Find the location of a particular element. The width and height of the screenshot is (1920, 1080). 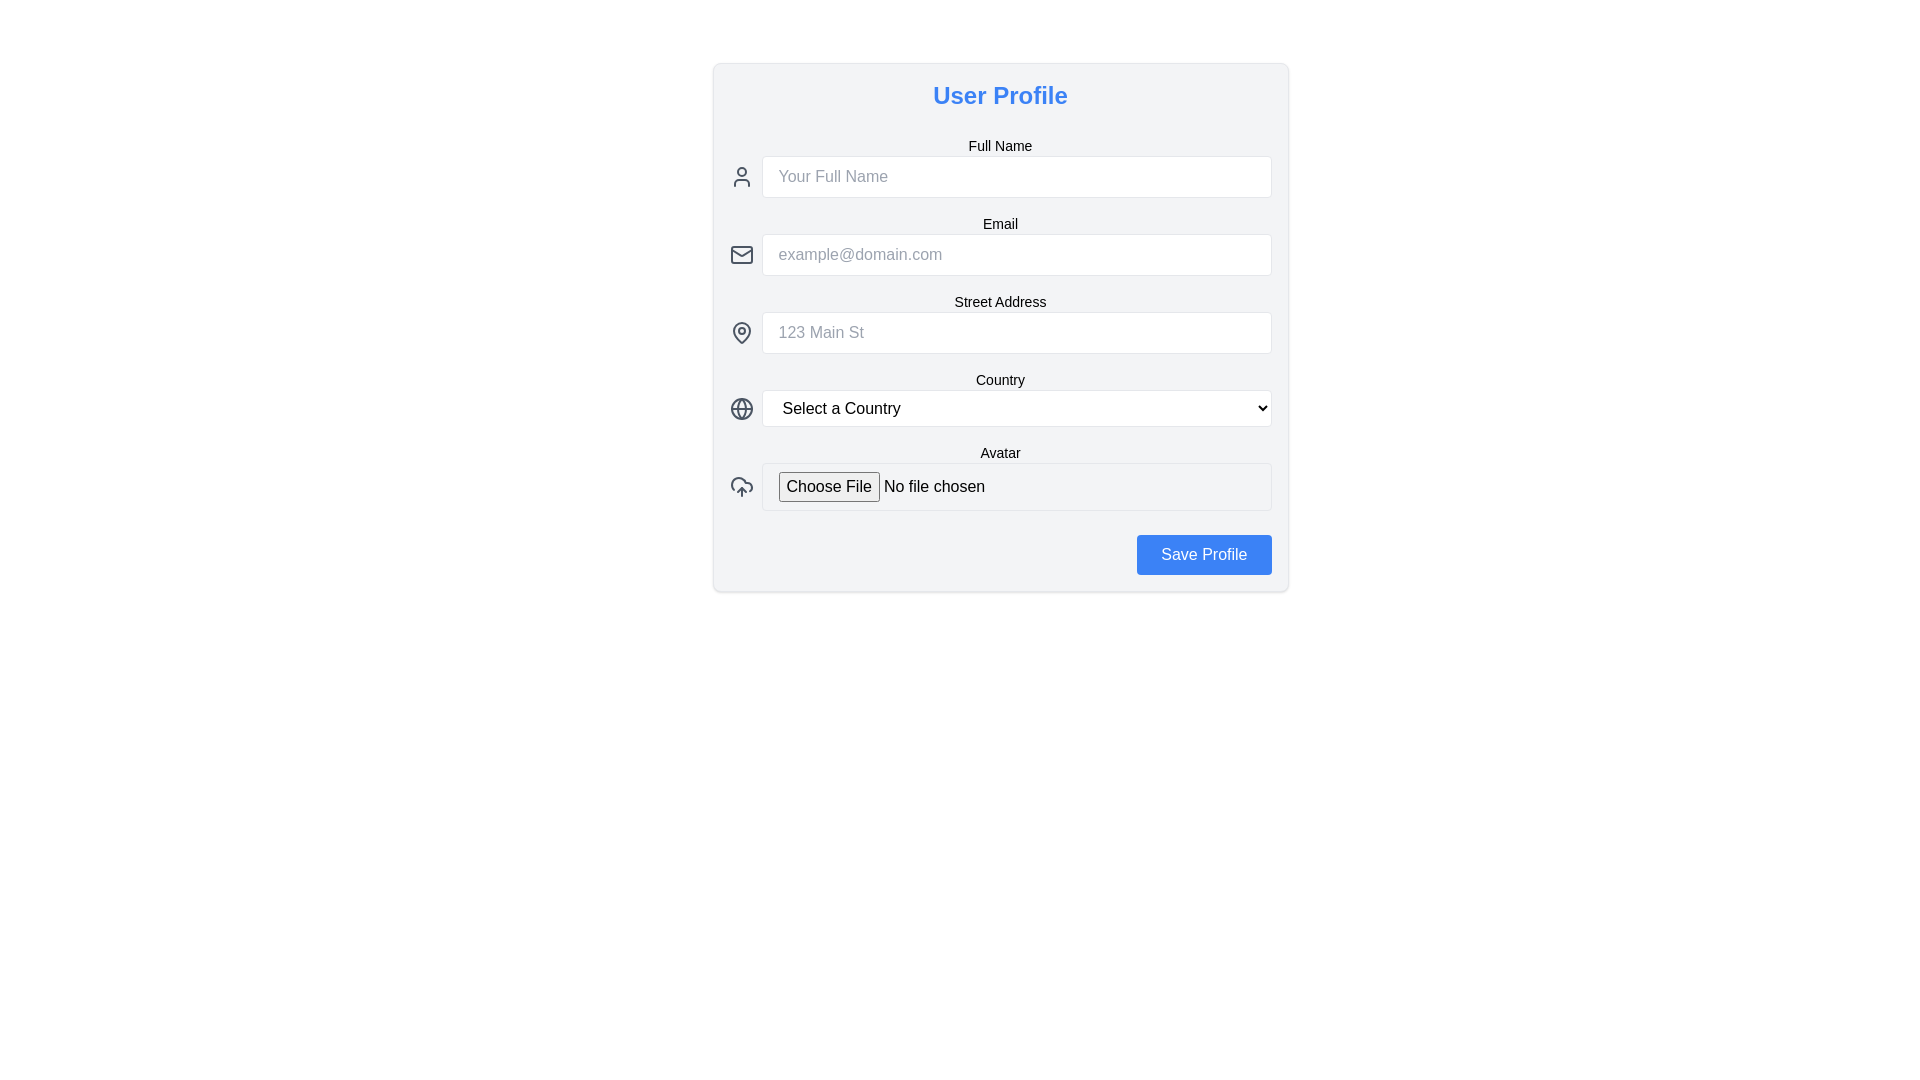

globe icon located to the left of the 'Select a Country' dropdown menu in the 'Country' section of the 'User Profile' form is located at coordinates (740, 407).